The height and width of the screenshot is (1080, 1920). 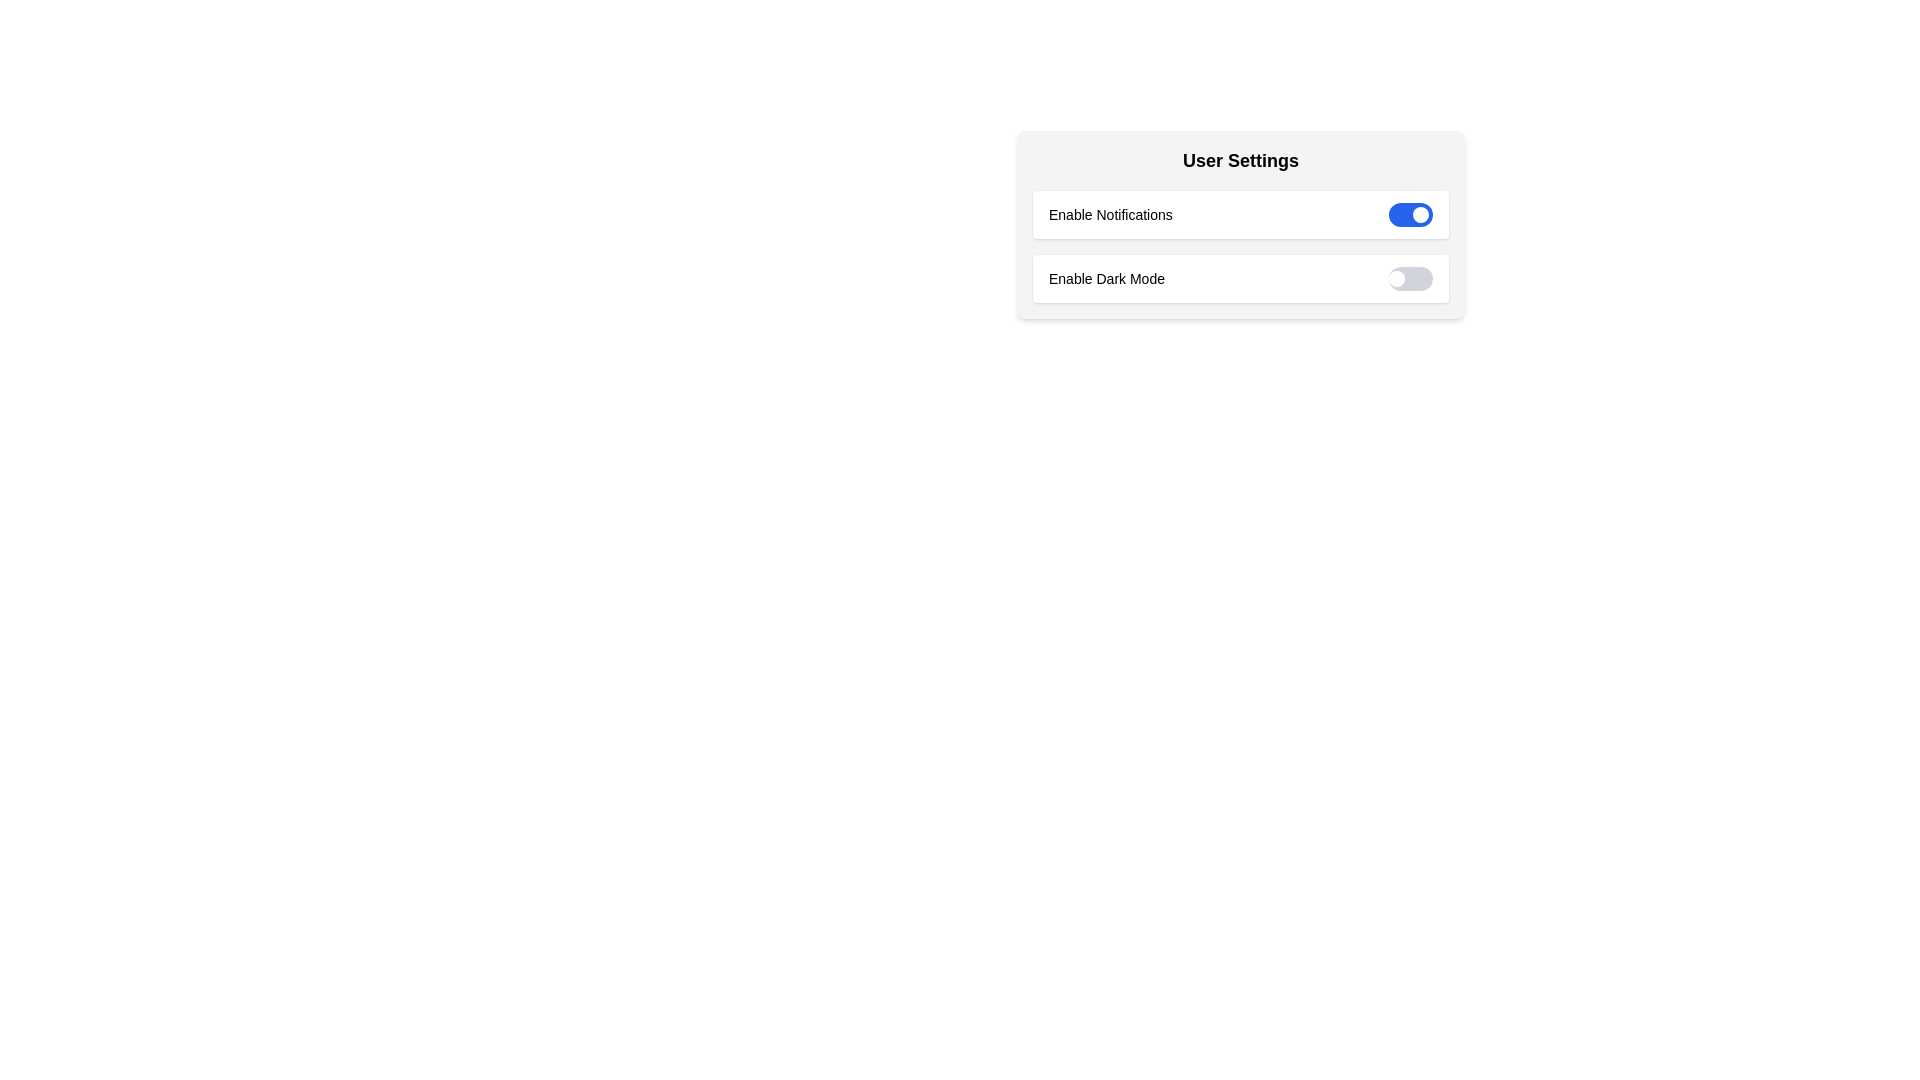 What do you see at coordinates (1106, 278) in the screenshot?
I see `the text label that says 'Enable Dark Mode'` at bounding box center [1106, 278].